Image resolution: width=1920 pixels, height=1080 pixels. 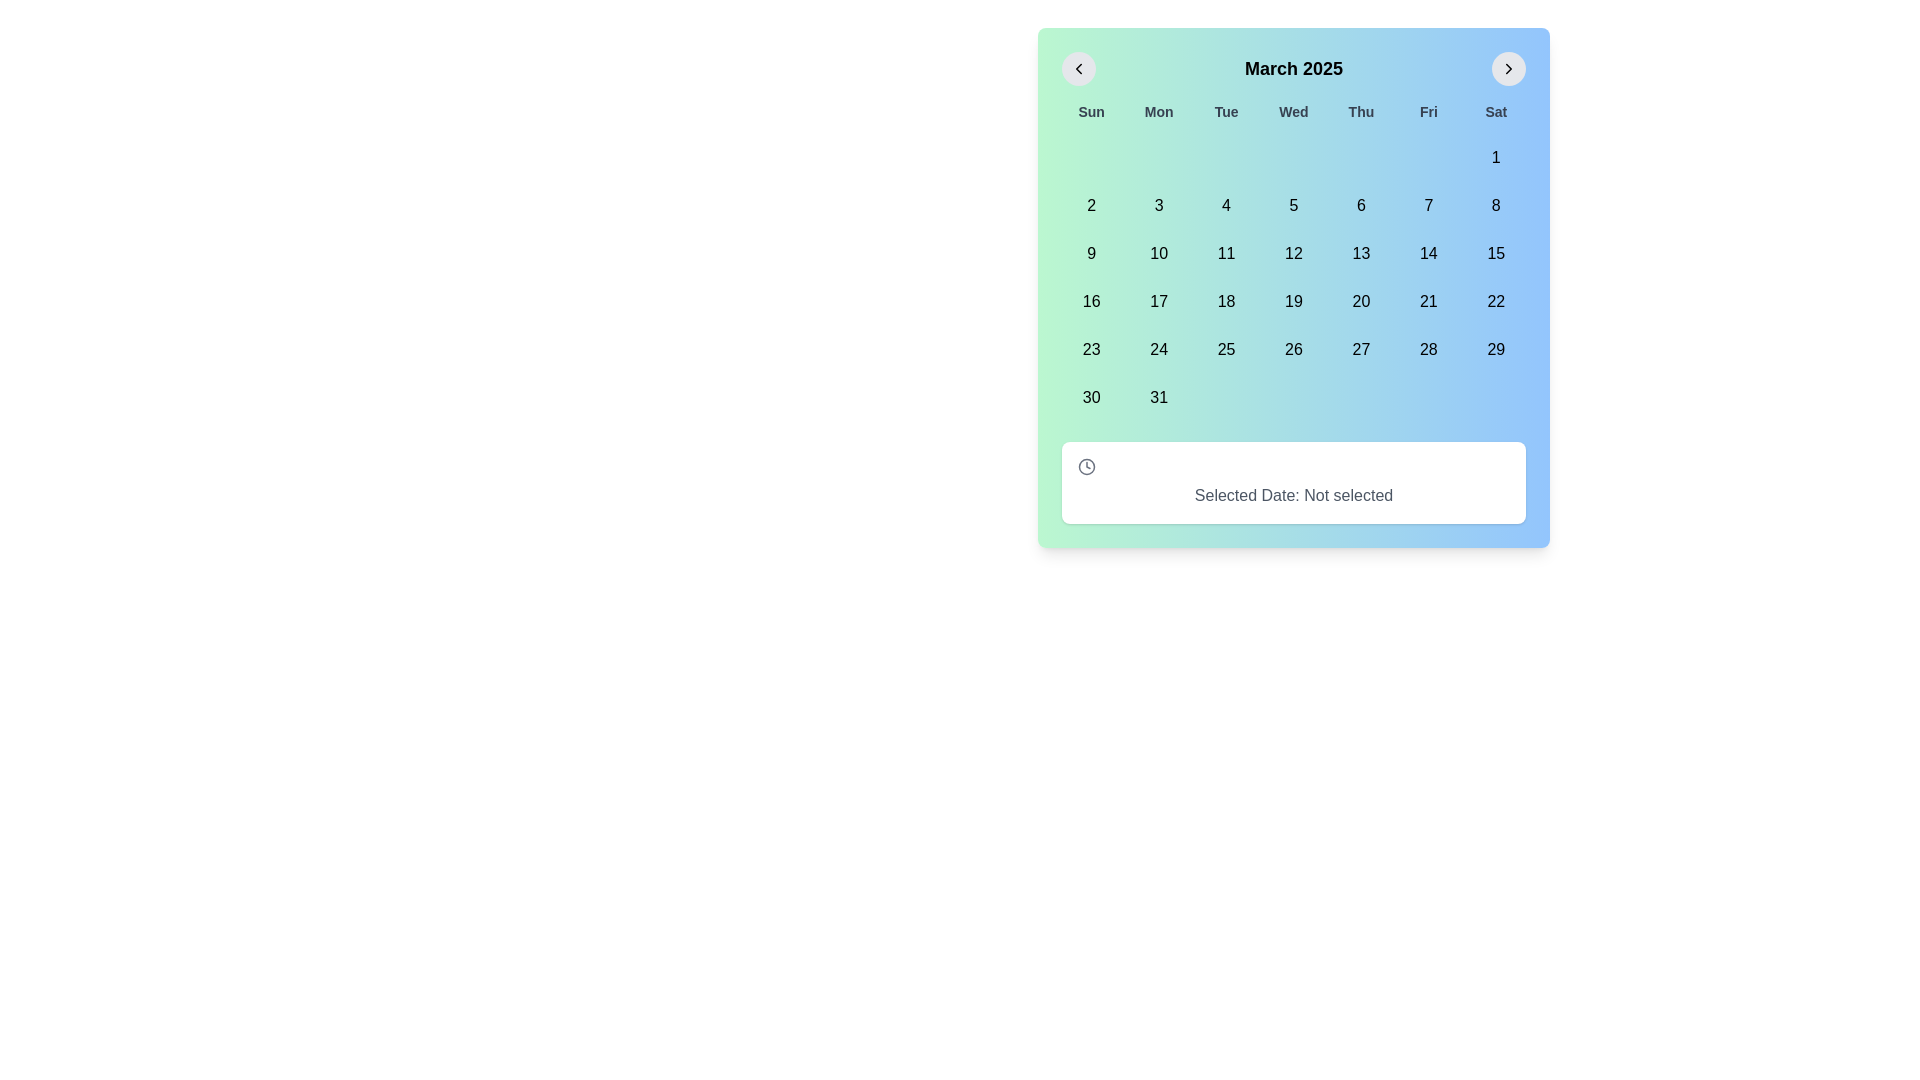 What do you see at coordinates (1427, 253) in the screenshot?
I see `the Interactive calendar day button displaying the number '14' for additional options` at bounding box center [1427, 253].